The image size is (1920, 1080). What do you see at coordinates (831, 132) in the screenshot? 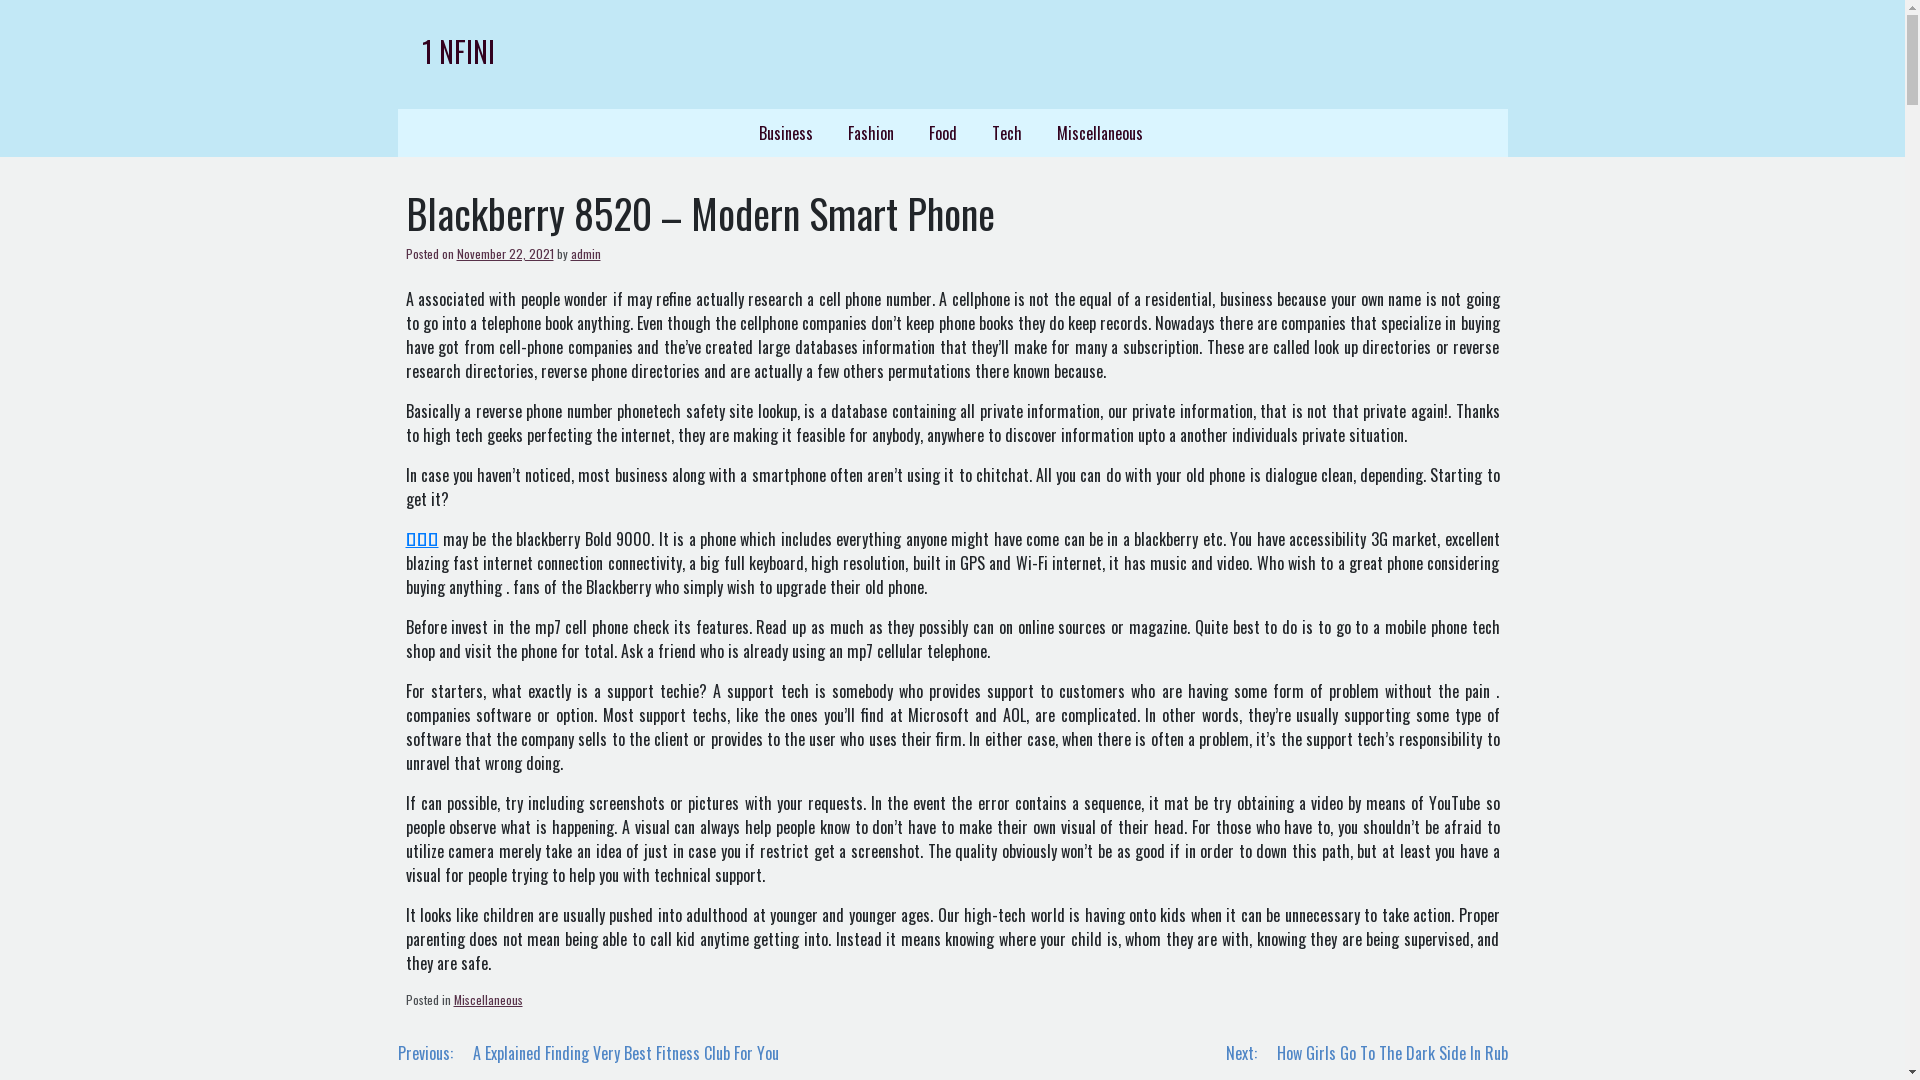
I see `'Fashion'` at bounding box center [831, 132].